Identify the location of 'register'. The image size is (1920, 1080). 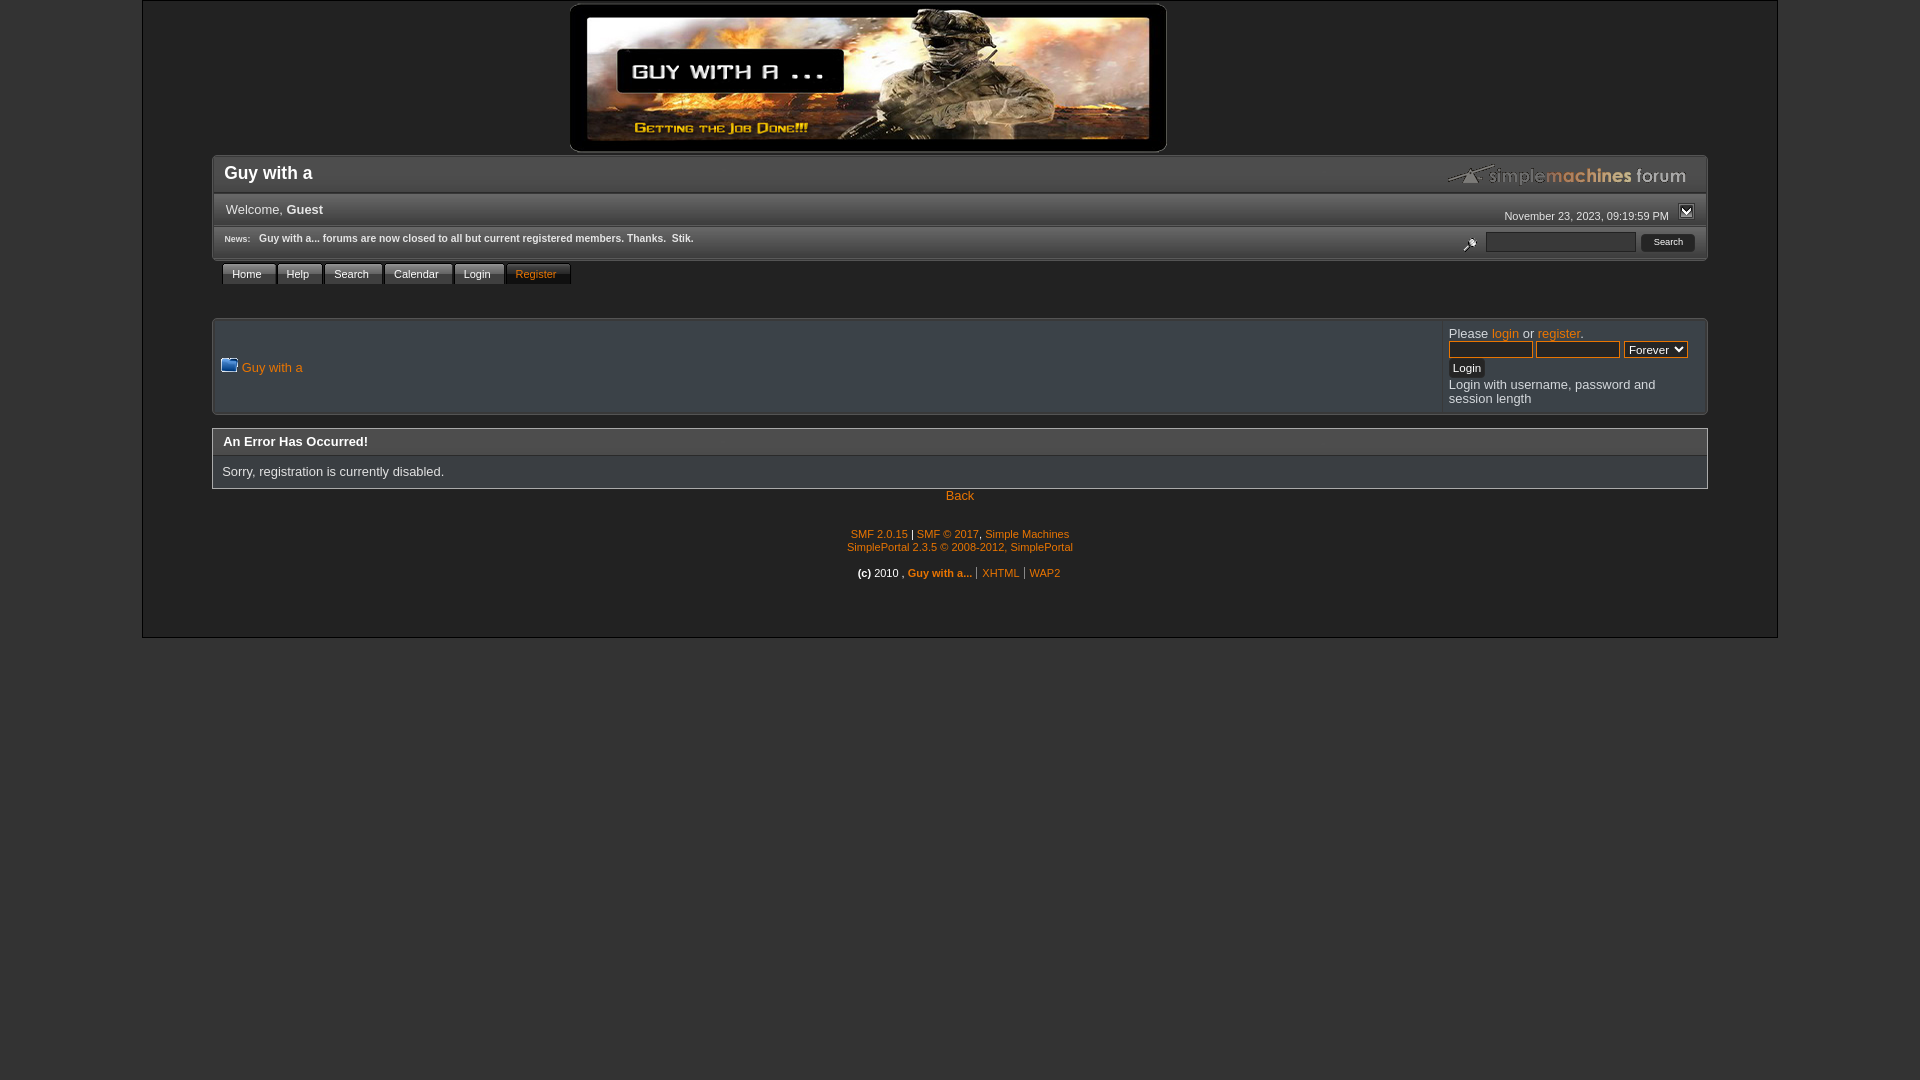
(1558, 332).